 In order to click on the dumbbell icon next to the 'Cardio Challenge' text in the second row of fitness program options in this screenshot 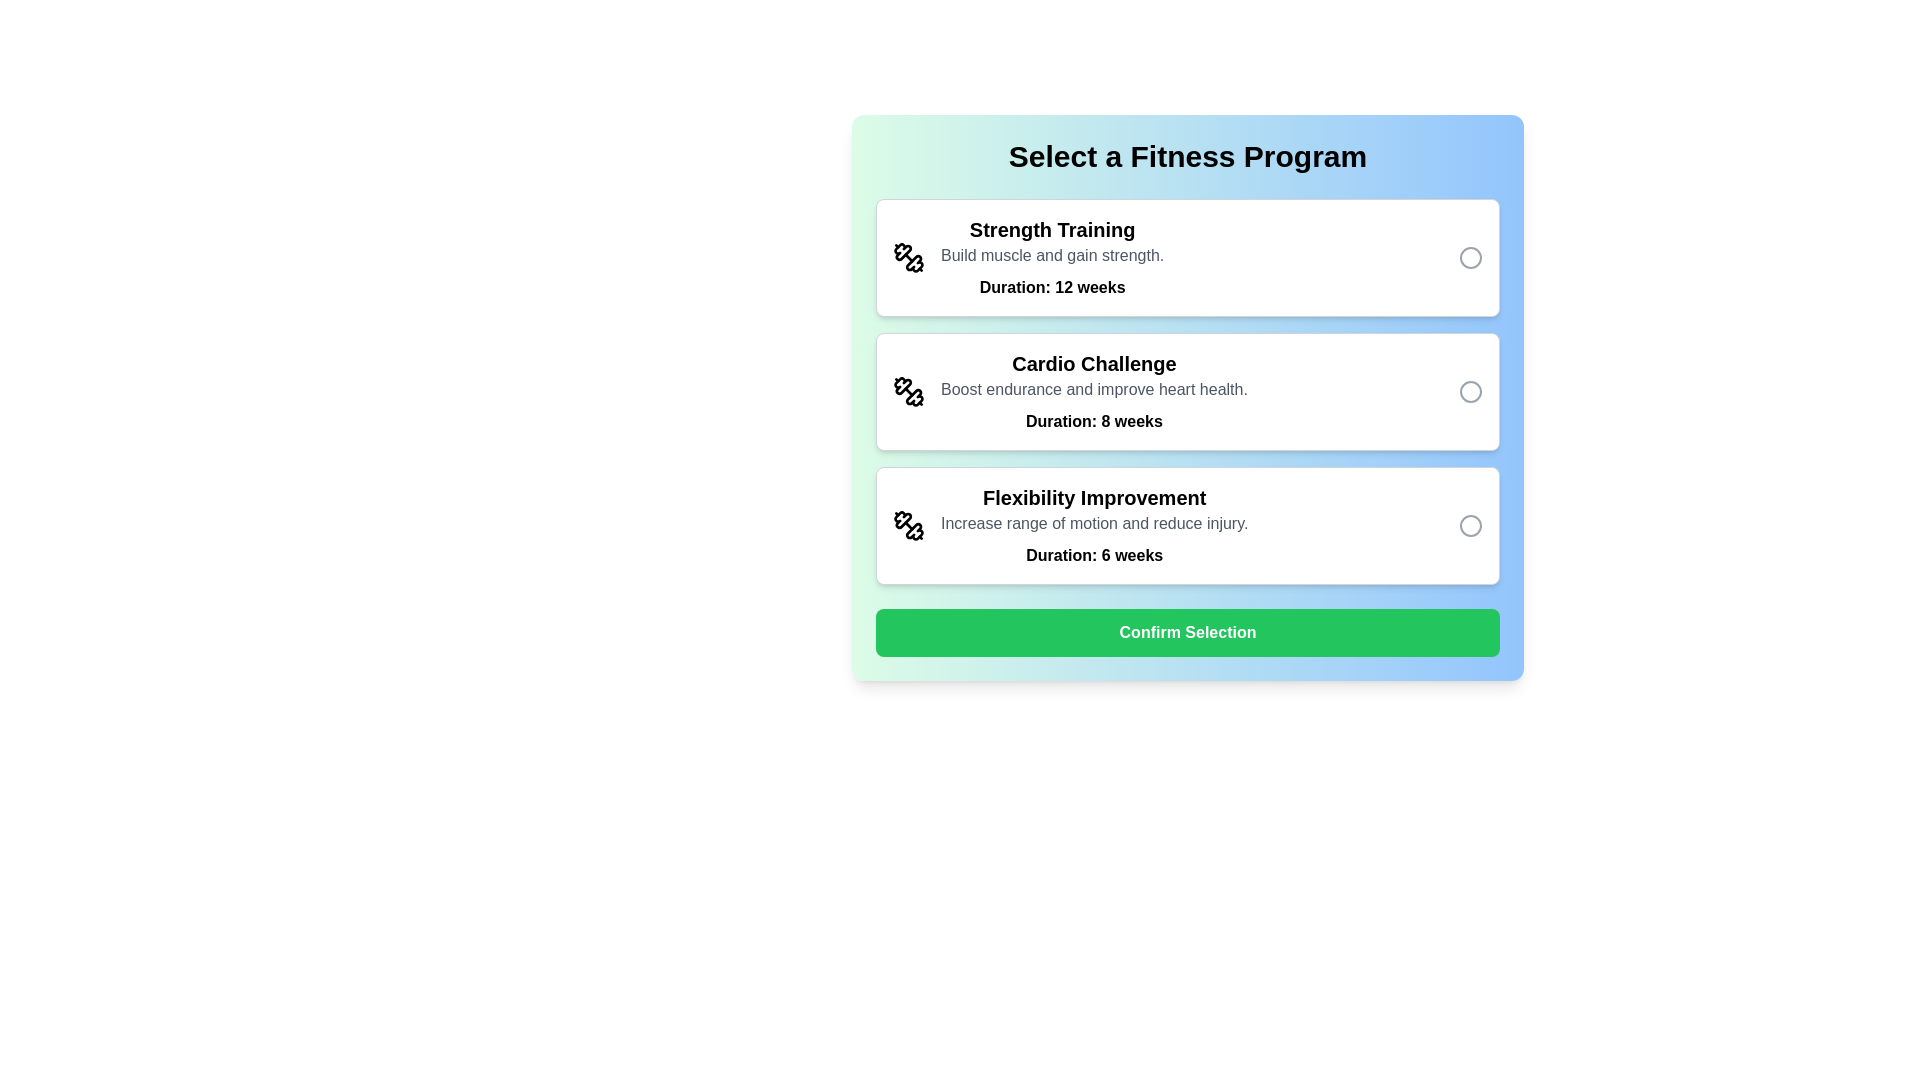, I will do `click(907, 392)`.